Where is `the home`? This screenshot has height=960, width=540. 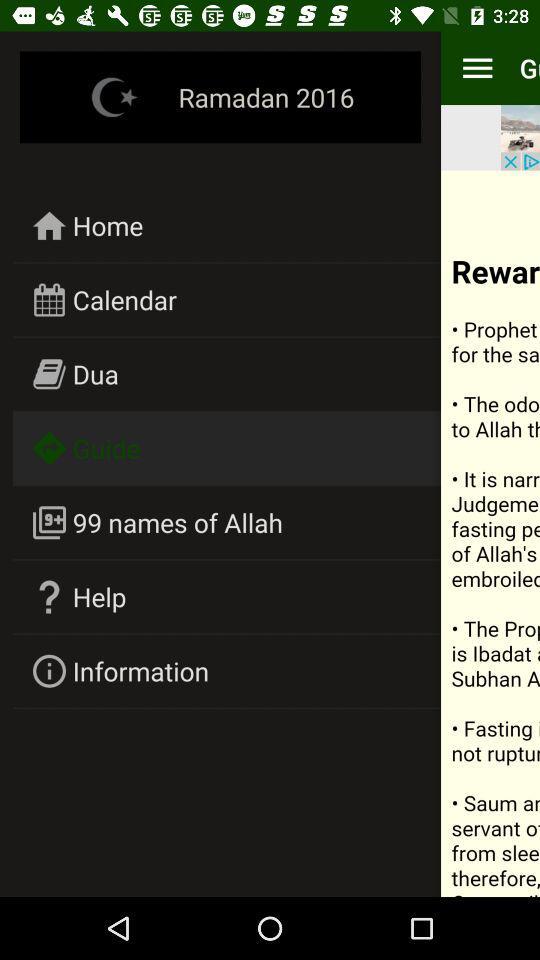
the home is located at coordinates (108, 225).